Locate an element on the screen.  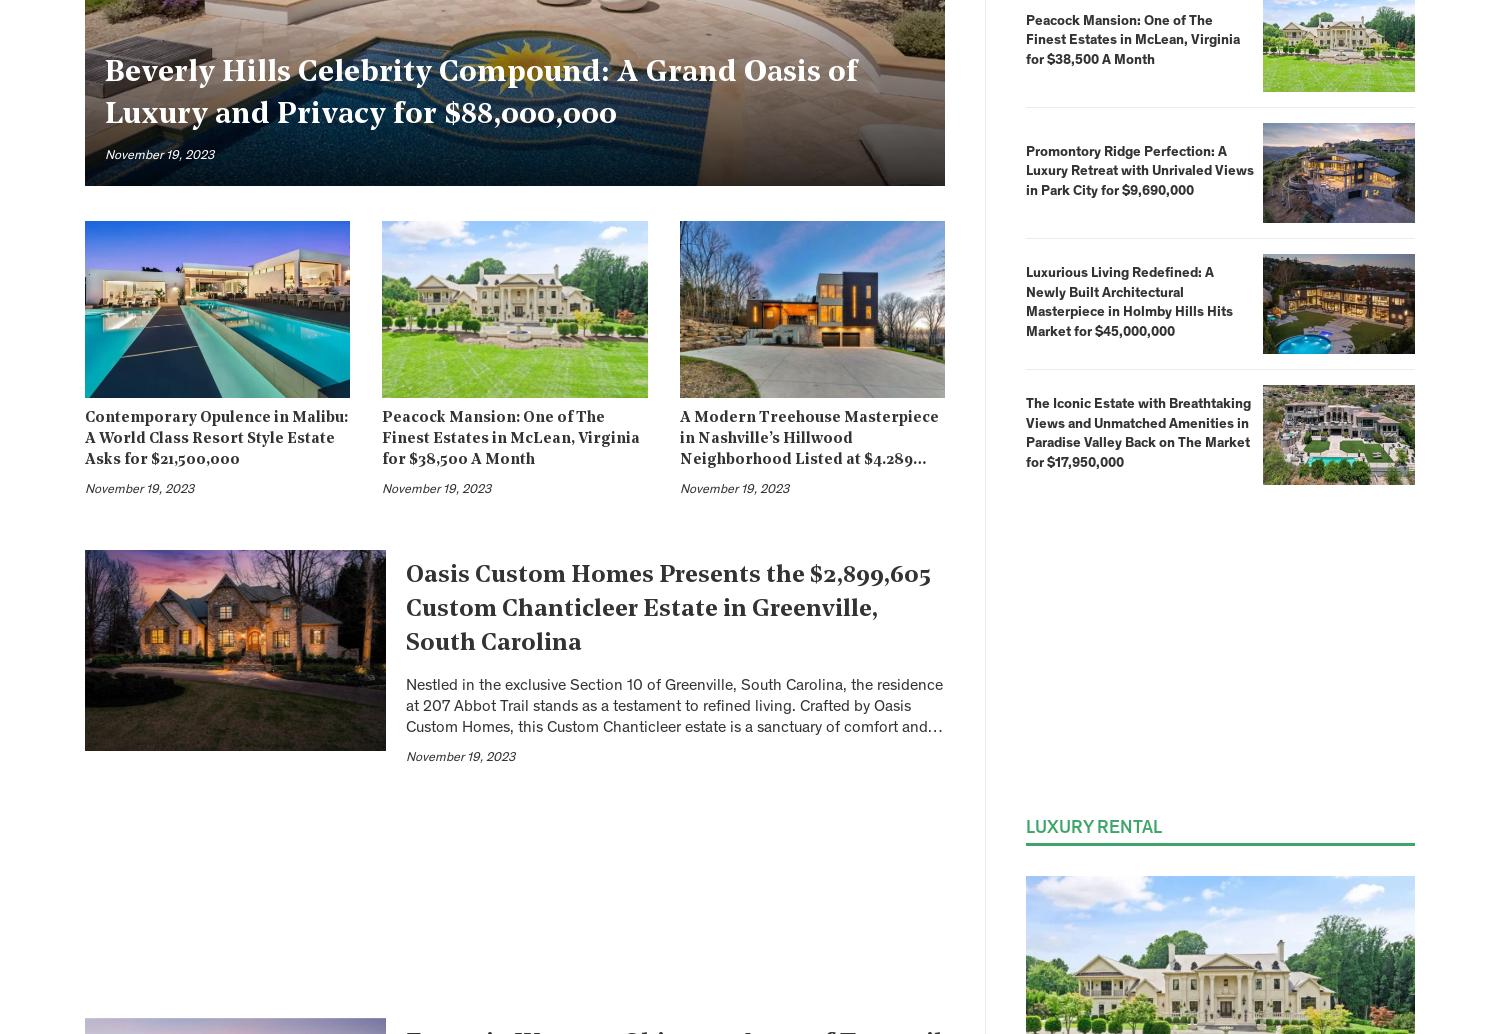
'Nestled in the exclusive Section 10 of Greenville, South Carolina, the residence at 207 Abbot Trail stands as a testament to refined living. Crafted by Oasis Custom Homes, this Custom Chanticleer estate is a sanctuary of comfort and elegance, situated on a generous 2/3 acre level lot that seamlessly transitions to a 10-acre wooded estate. […]' is located at coordinates (674, 727).